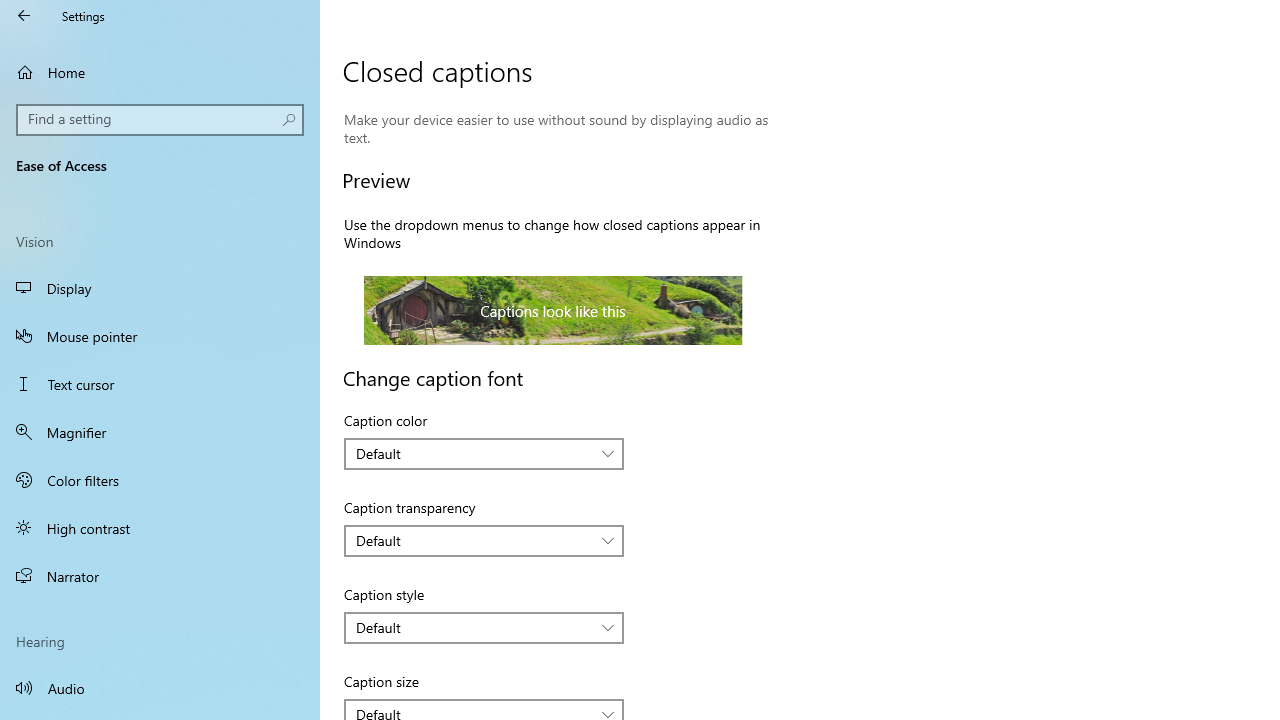 This screenshot has width=1280, height=720. What do you see at coordinates (160, 576) in the screenshot?
I see `'Narrator'` at bounding box center [160, 576].